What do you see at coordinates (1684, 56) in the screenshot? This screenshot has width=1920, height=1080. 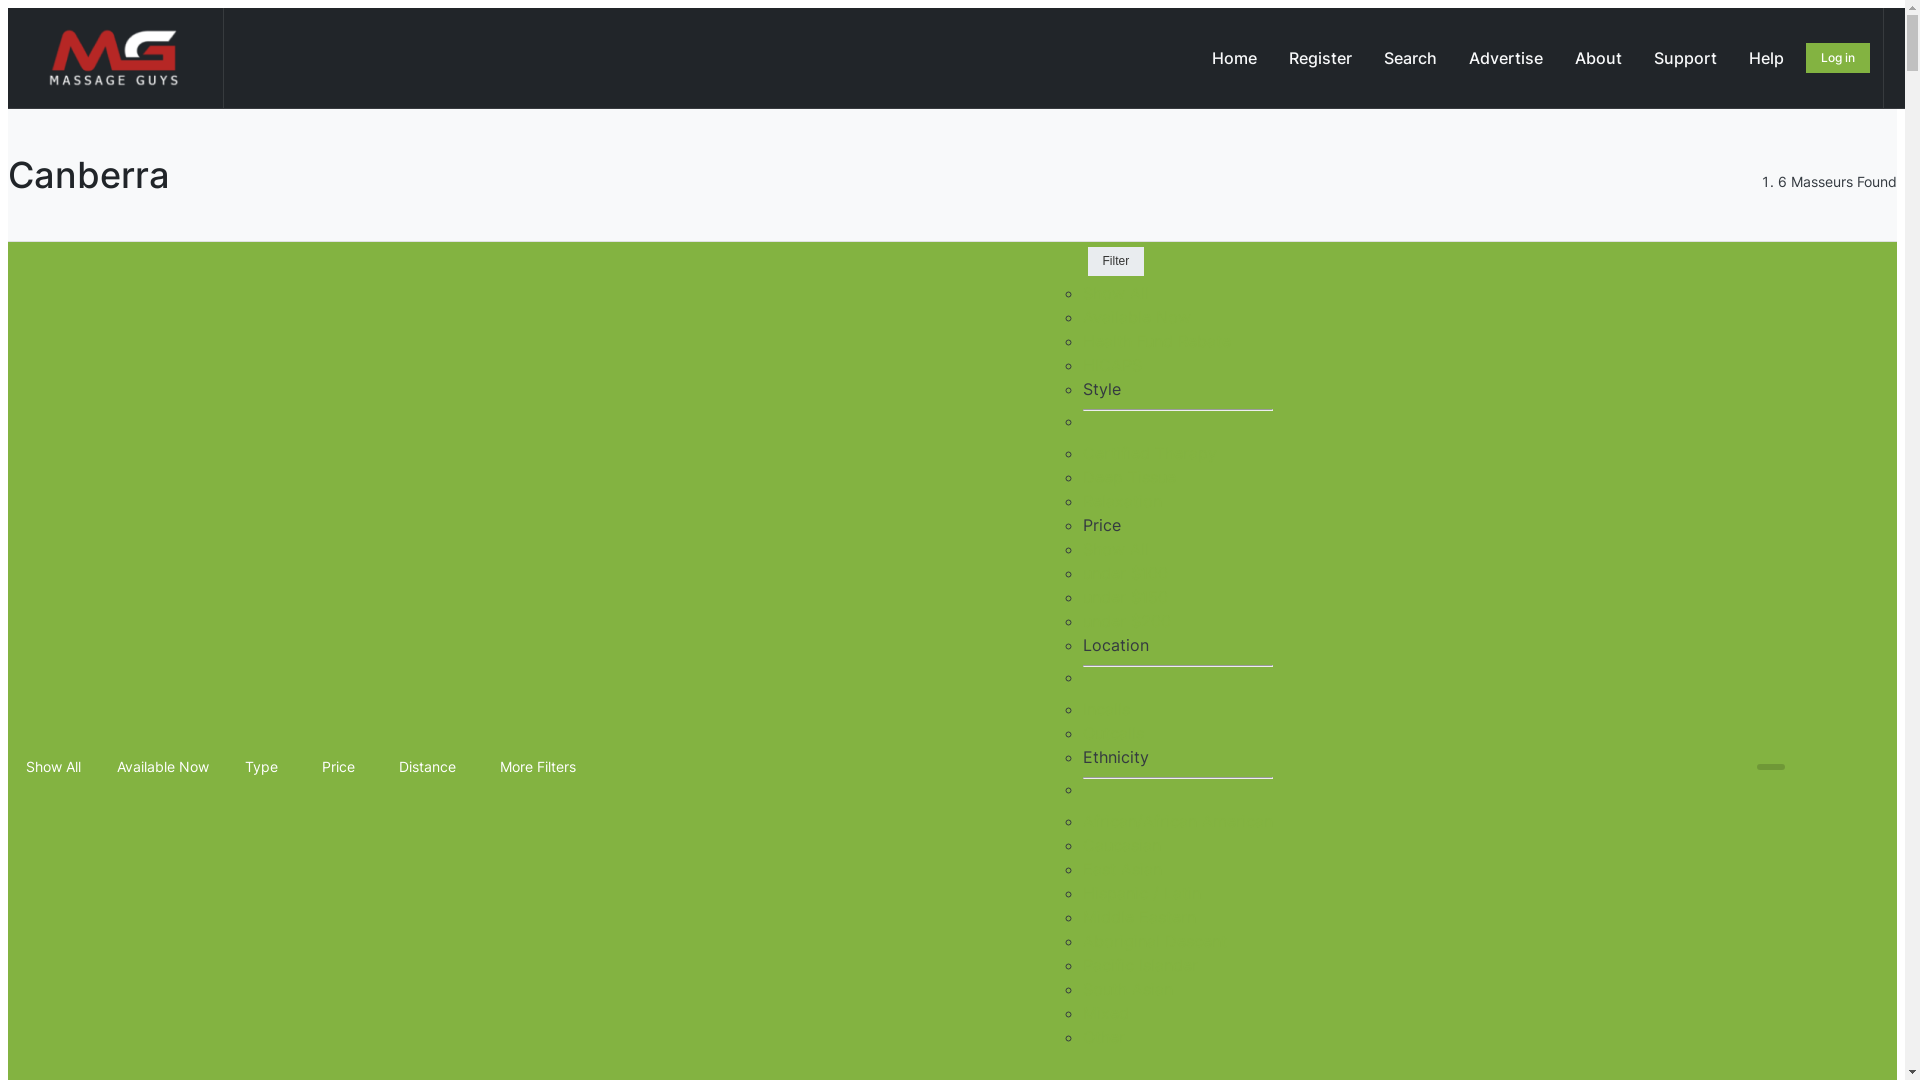 I see `'Support'` at bounding box center [1684, 56].